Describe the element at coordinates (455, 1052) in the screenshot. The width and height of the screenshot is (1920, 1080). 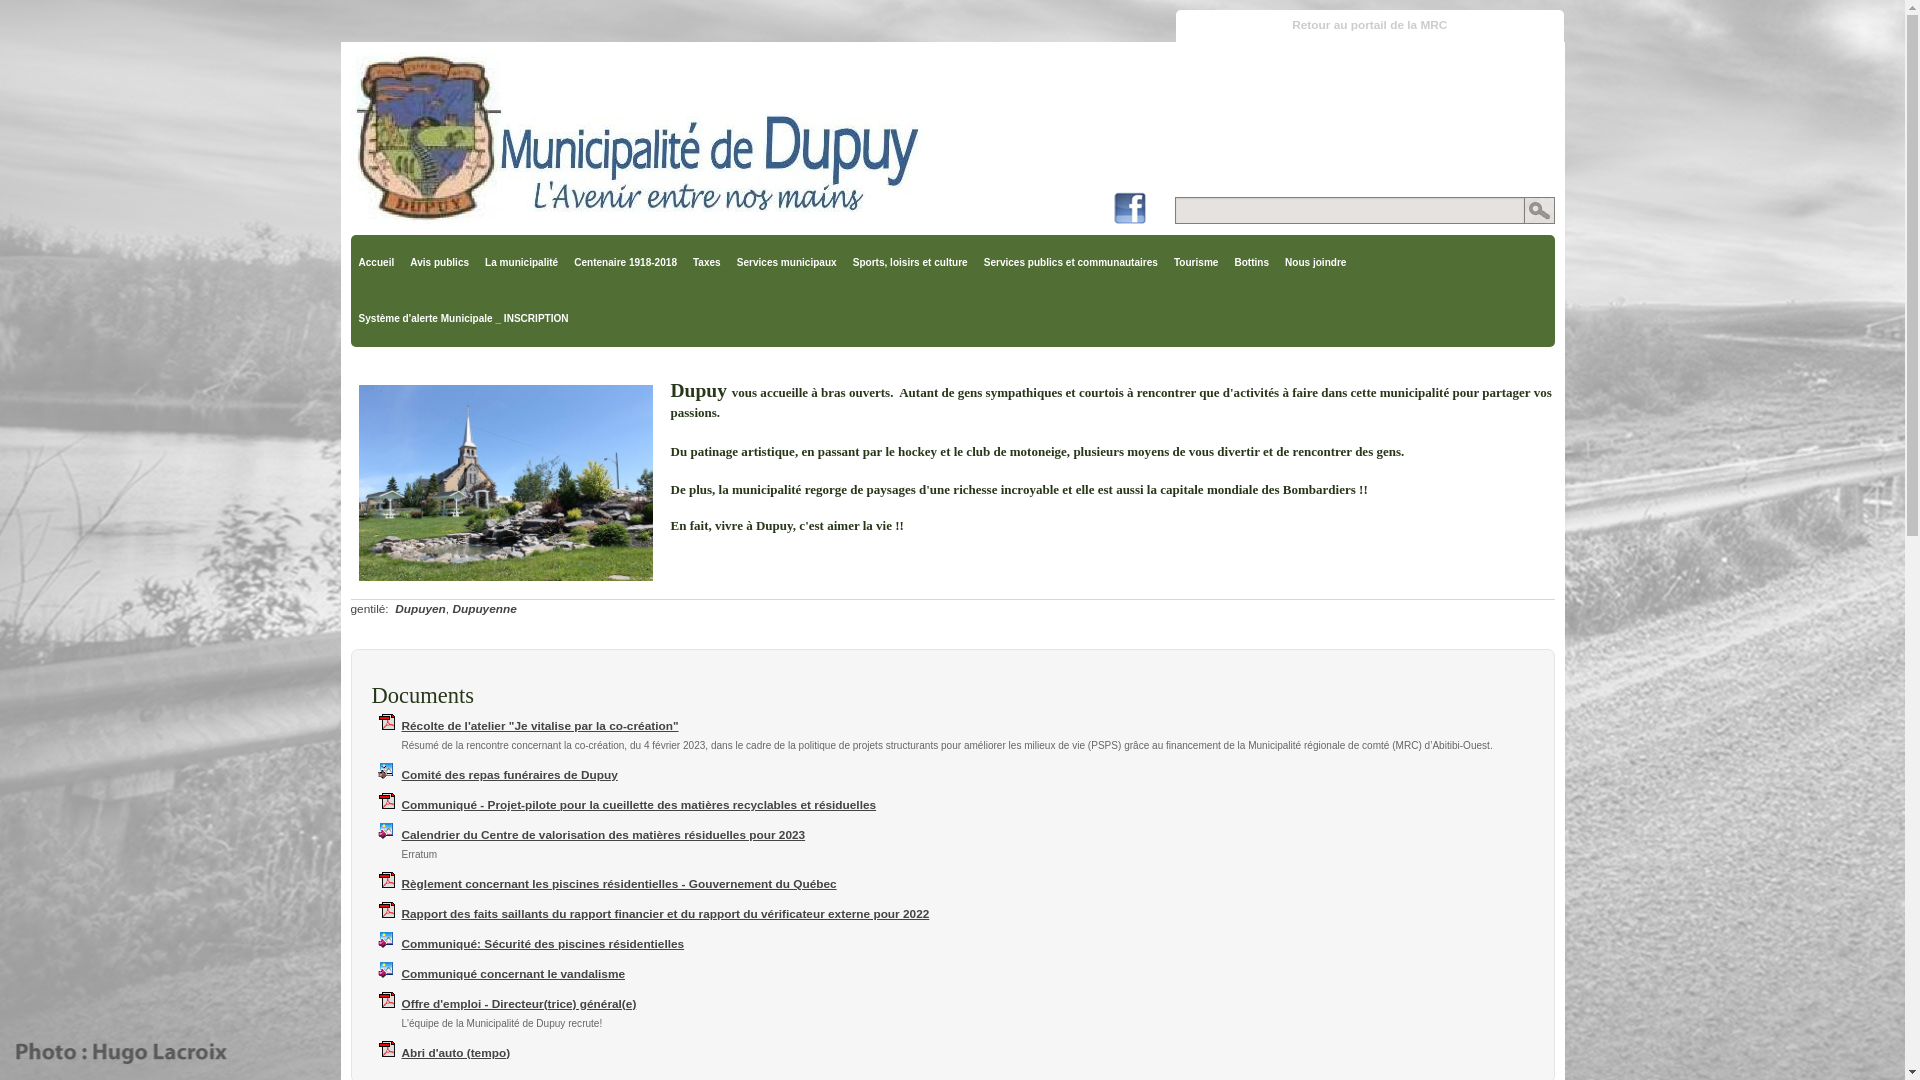
I see `'Abri d'auto (tempo)'` at that location.